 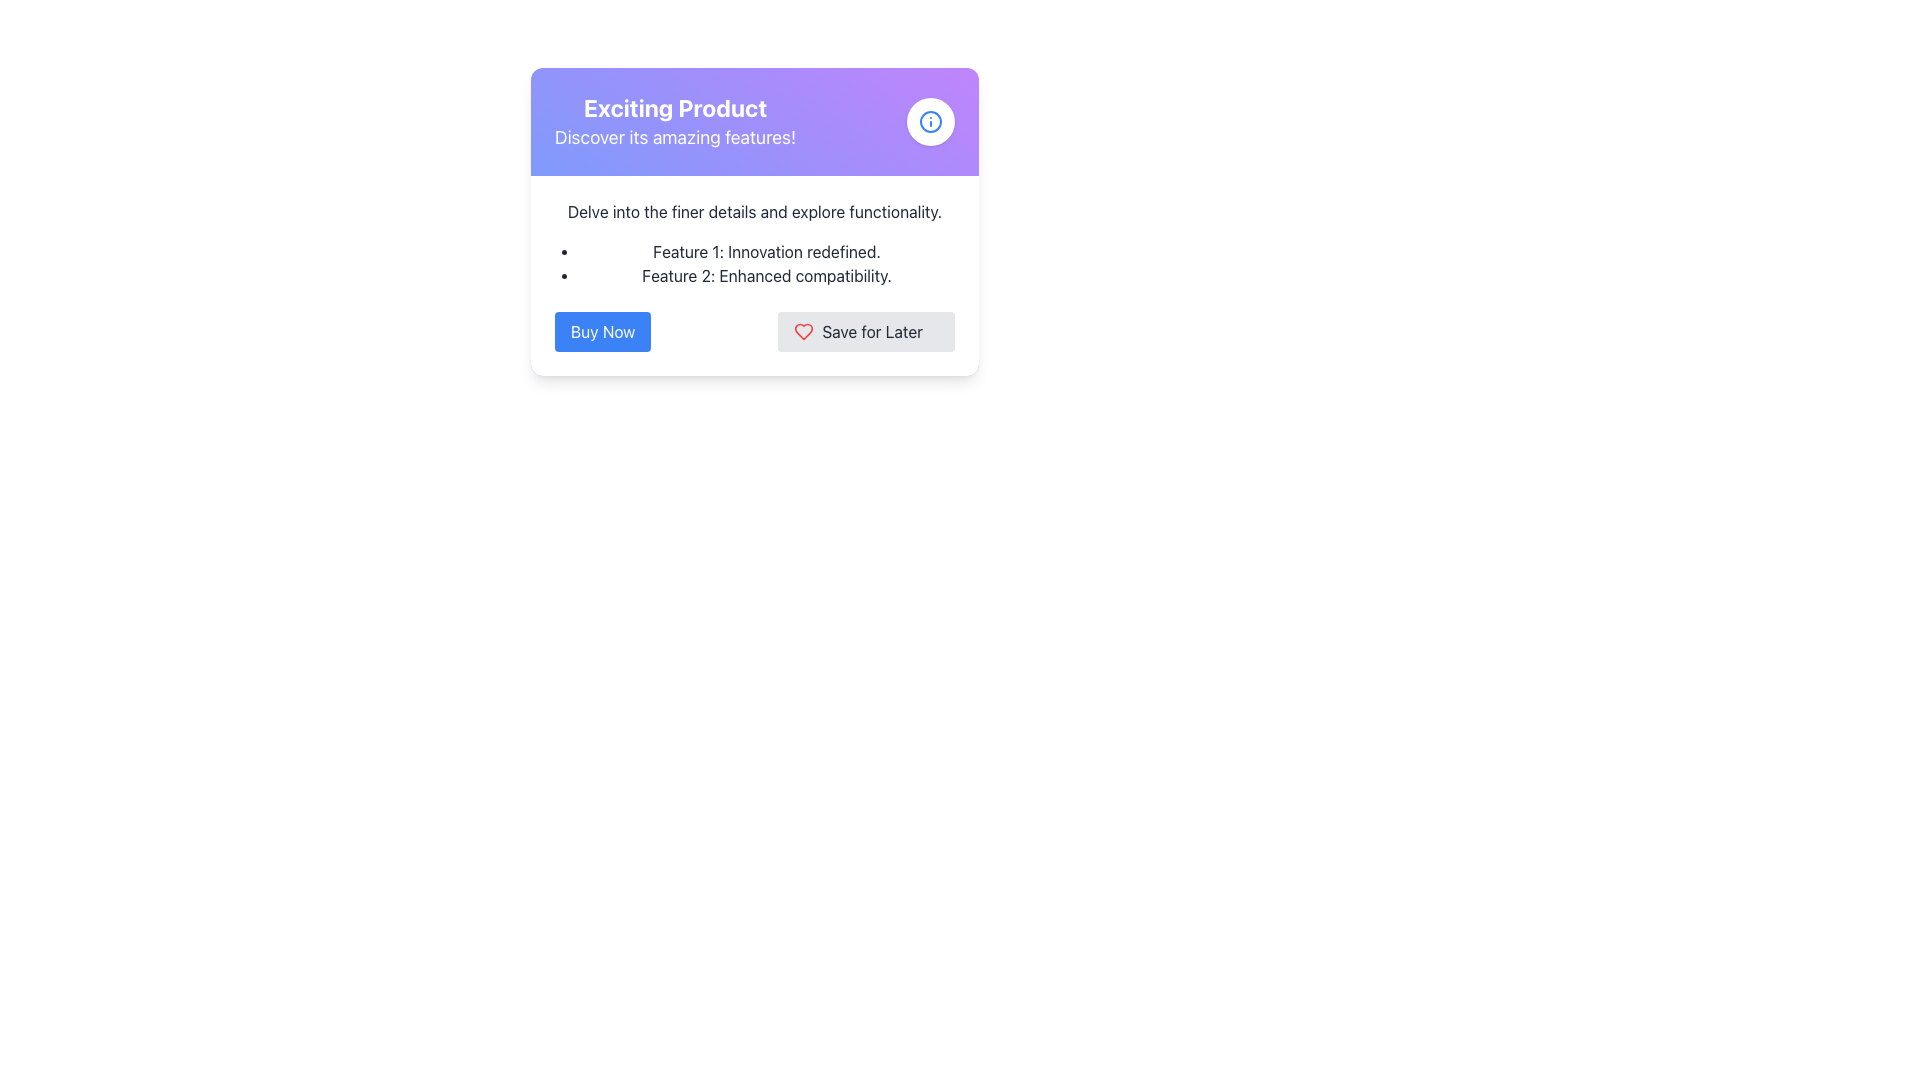 What do you see at coordinates (930, 122) in the screenshot?
I see `the informational icon located in the top-right corner of the purple header section of the card, aligned with the title 'Exciting Product'` at bounding box center [930, 122].